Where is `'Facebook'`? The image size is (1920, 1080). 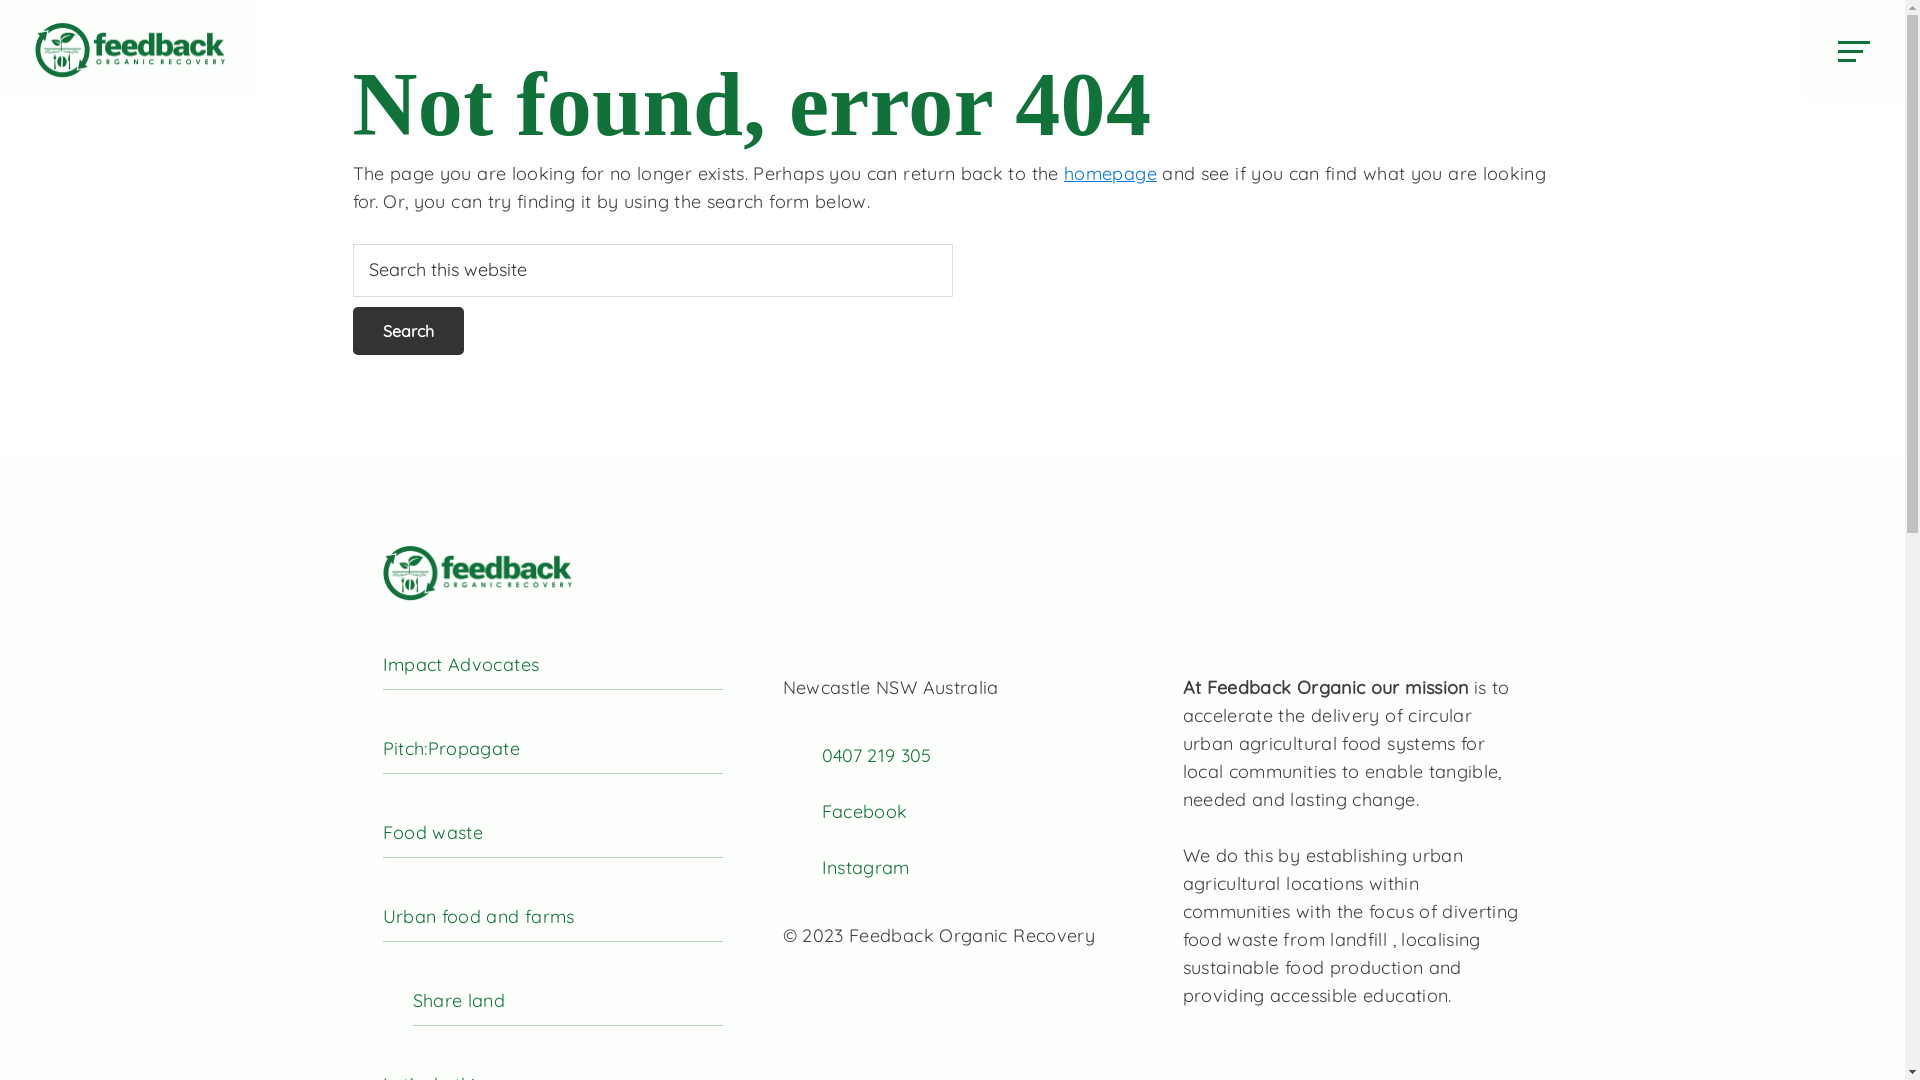 'Facebook' is located at coordinates (864, 811).